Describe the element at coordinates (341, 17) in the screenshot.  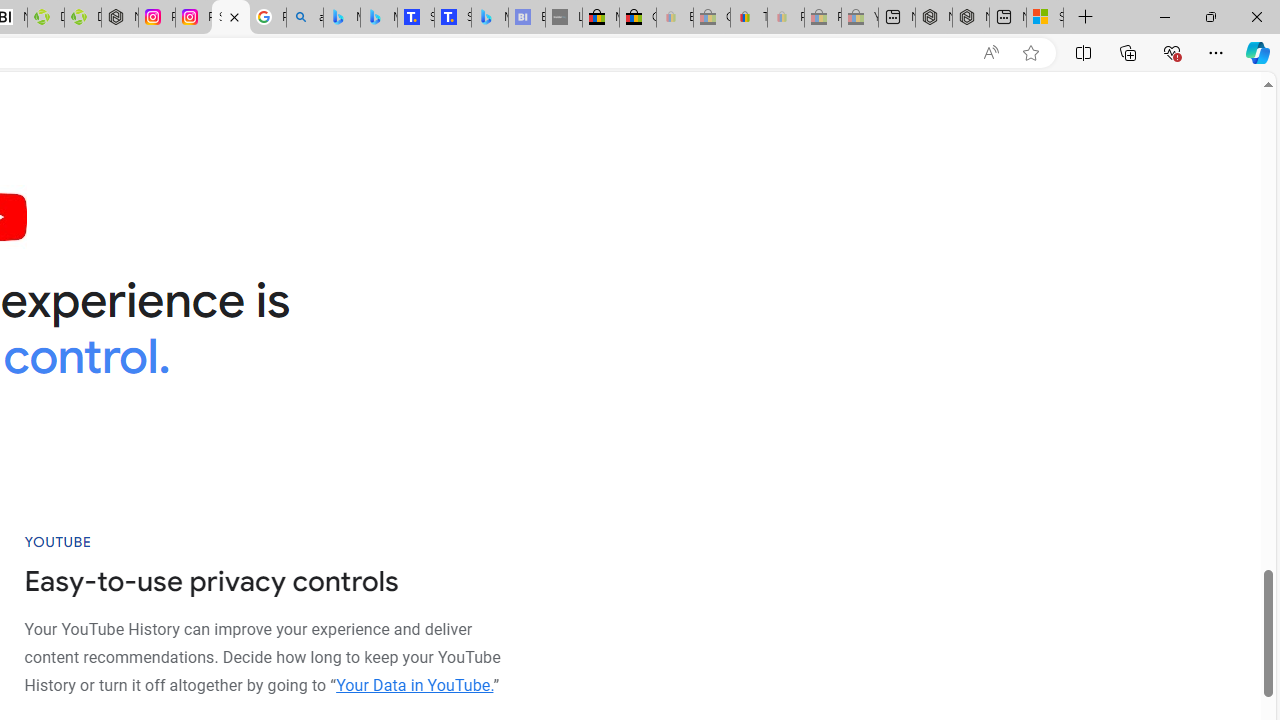
I see `'Microsoft Bing Travel - Flights from Hong Kong to Bangkok'` at that location.